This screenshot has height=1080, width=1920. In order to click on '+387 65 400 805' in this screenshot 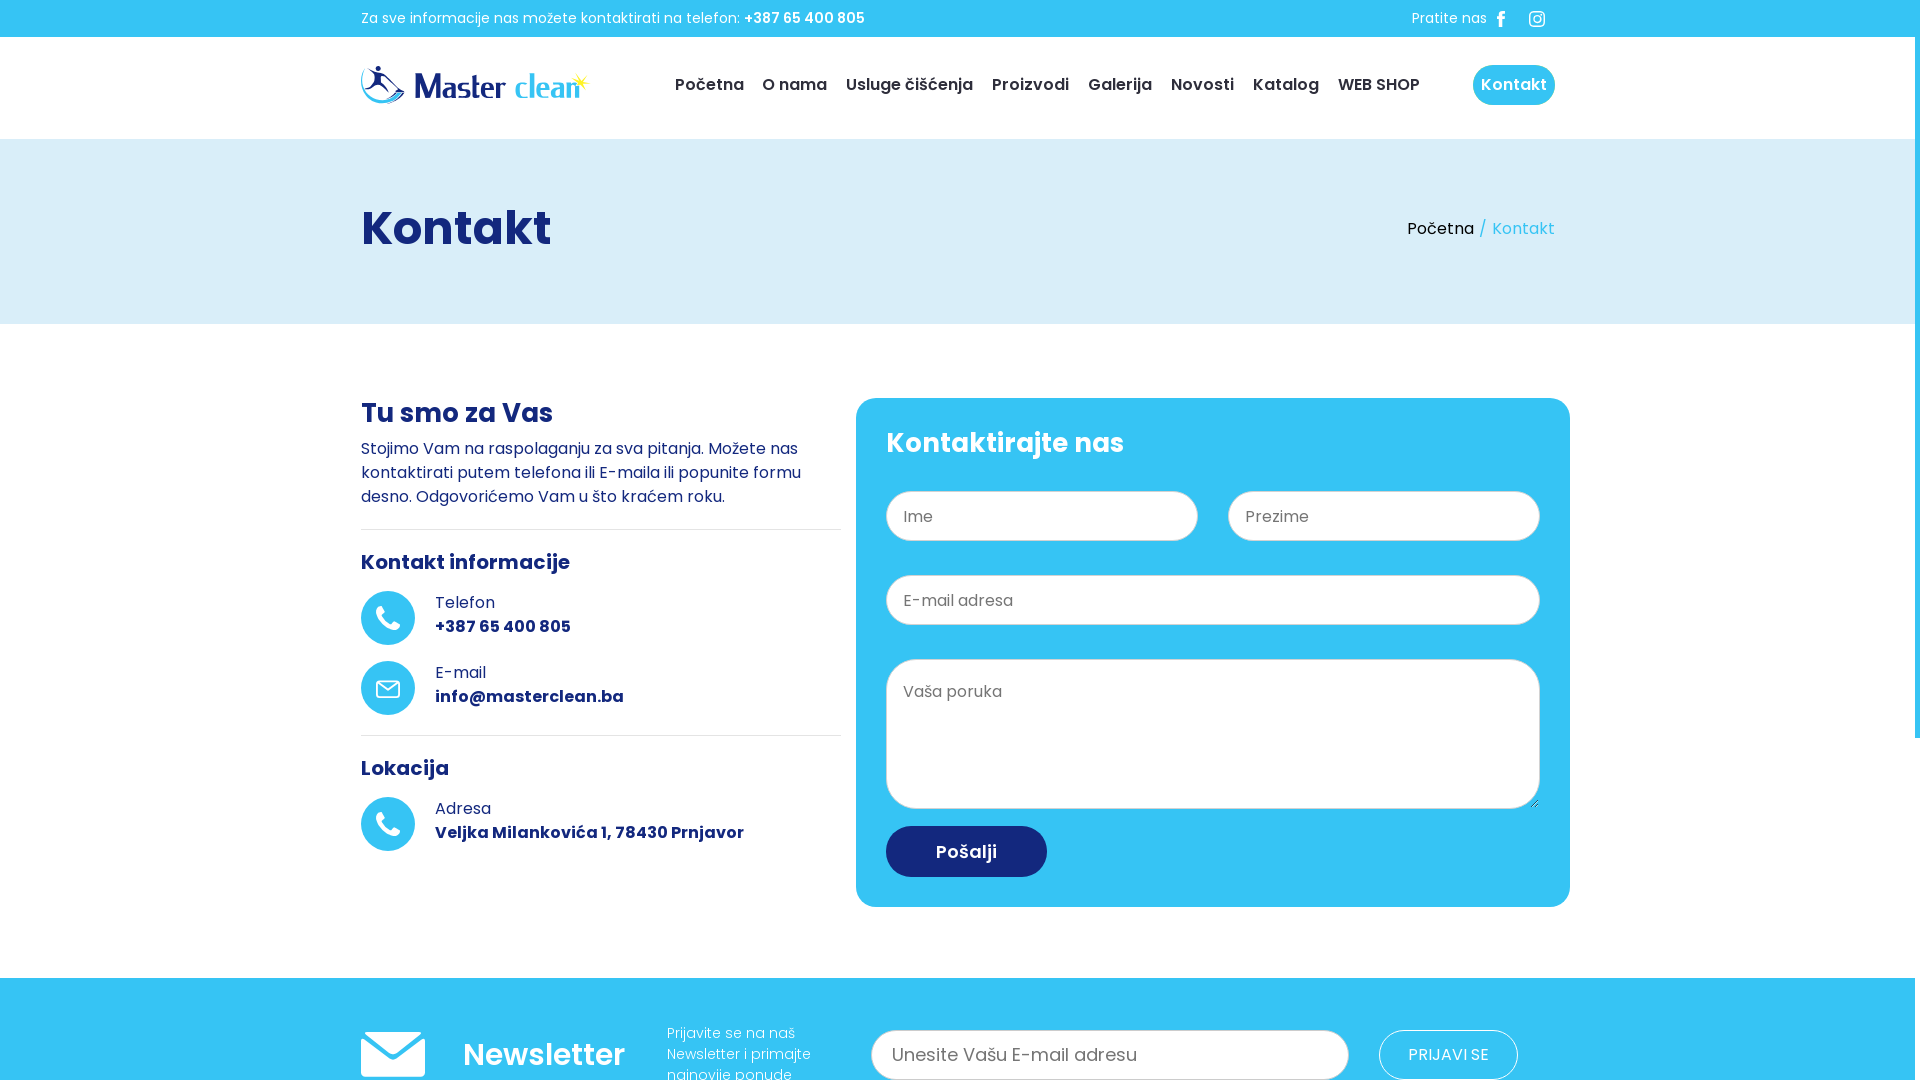, I will do `click(804, 18)`.